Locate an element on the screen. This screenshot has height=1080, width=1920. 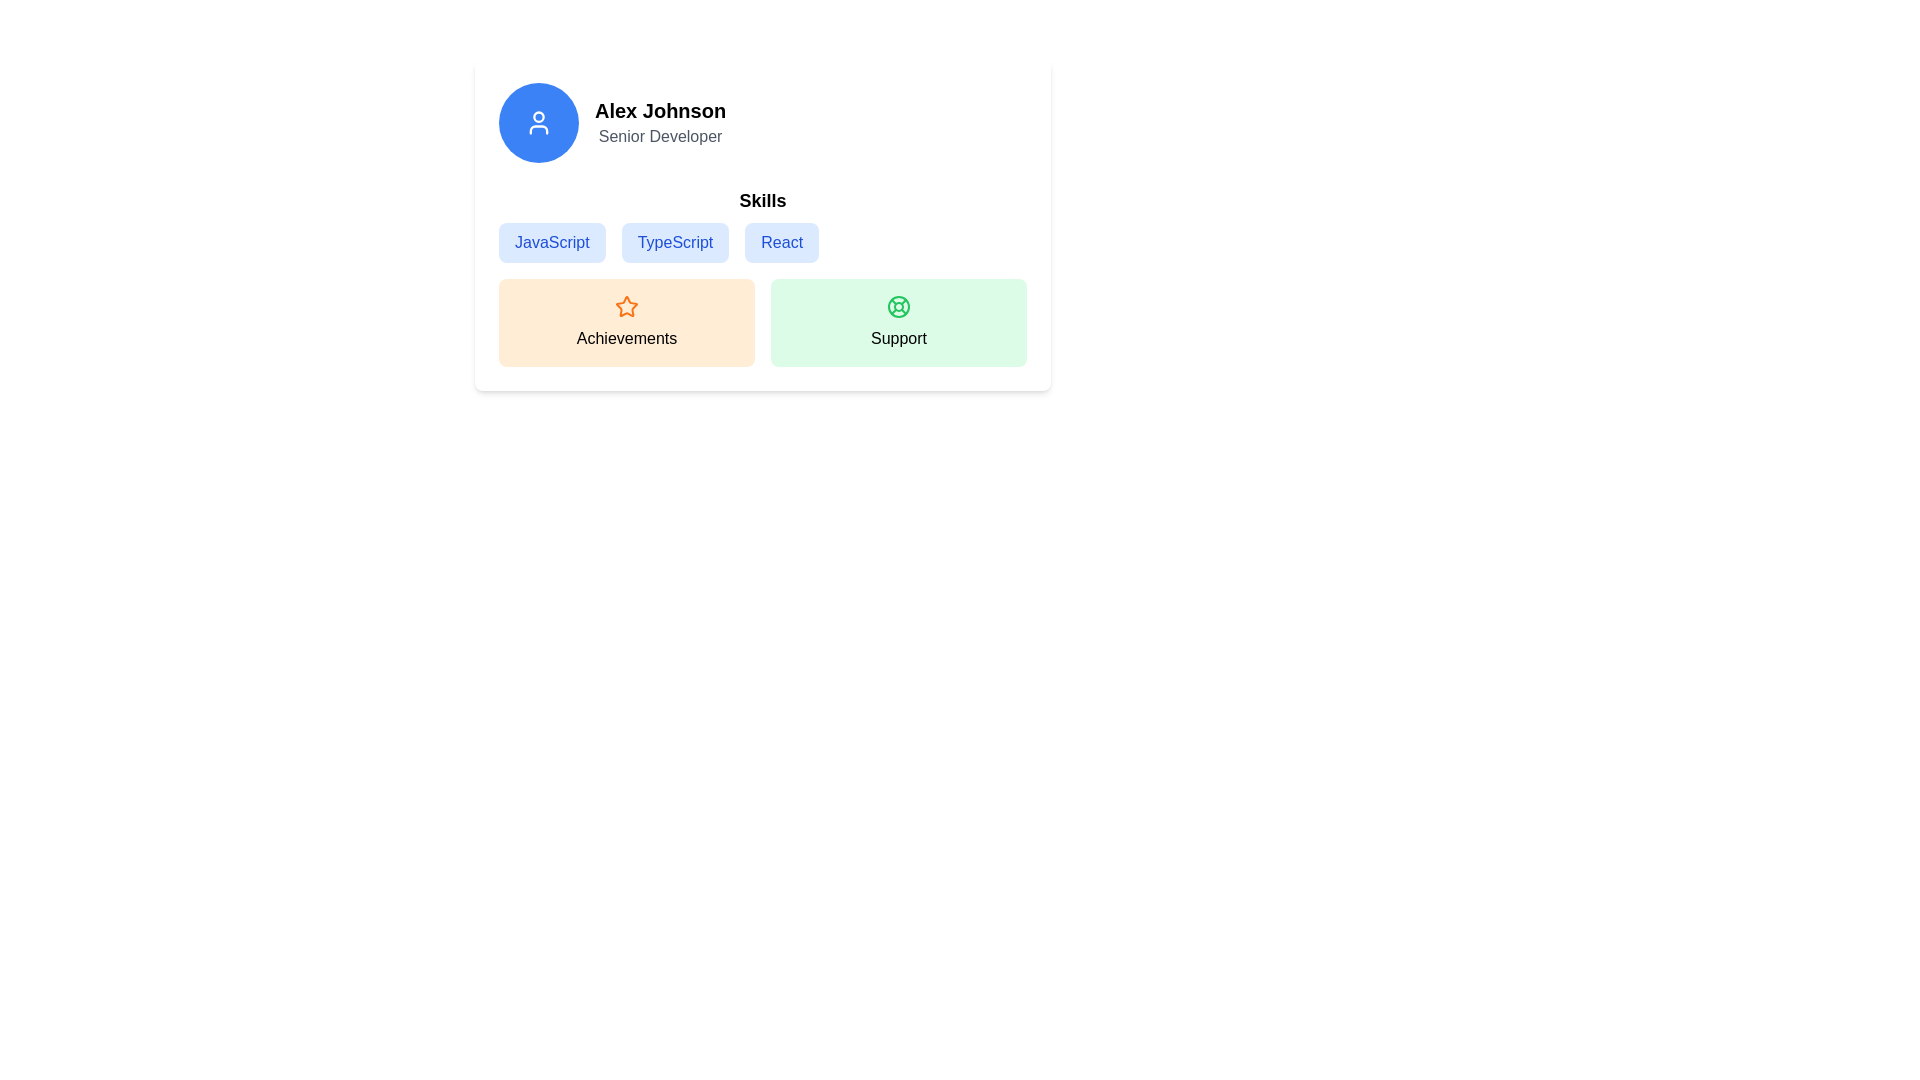
the Informational card representing the user's achievements, located in the left half of the grid layout below the 'Skills' header is located at coordinates (626, 322).